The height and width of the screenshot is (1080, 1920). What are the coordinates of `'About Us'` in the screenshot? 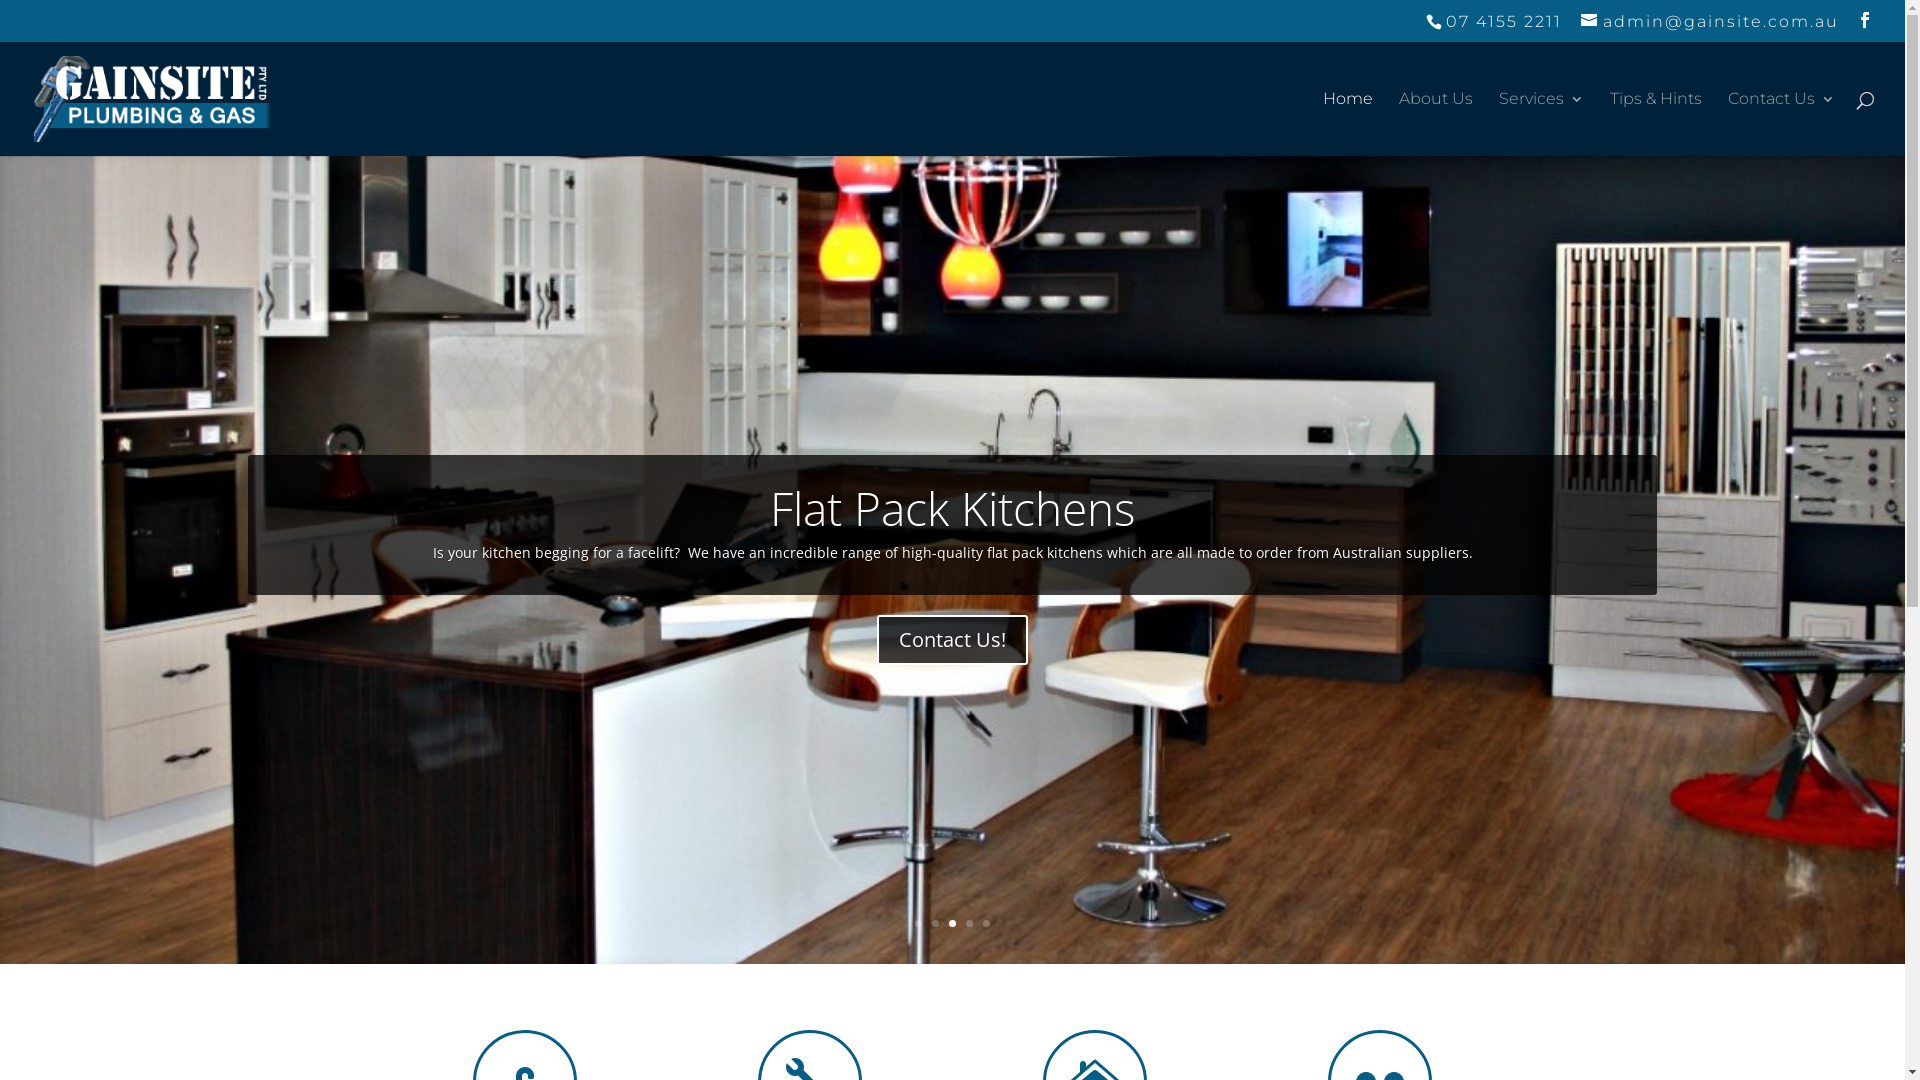 It's located at (1434, 123).